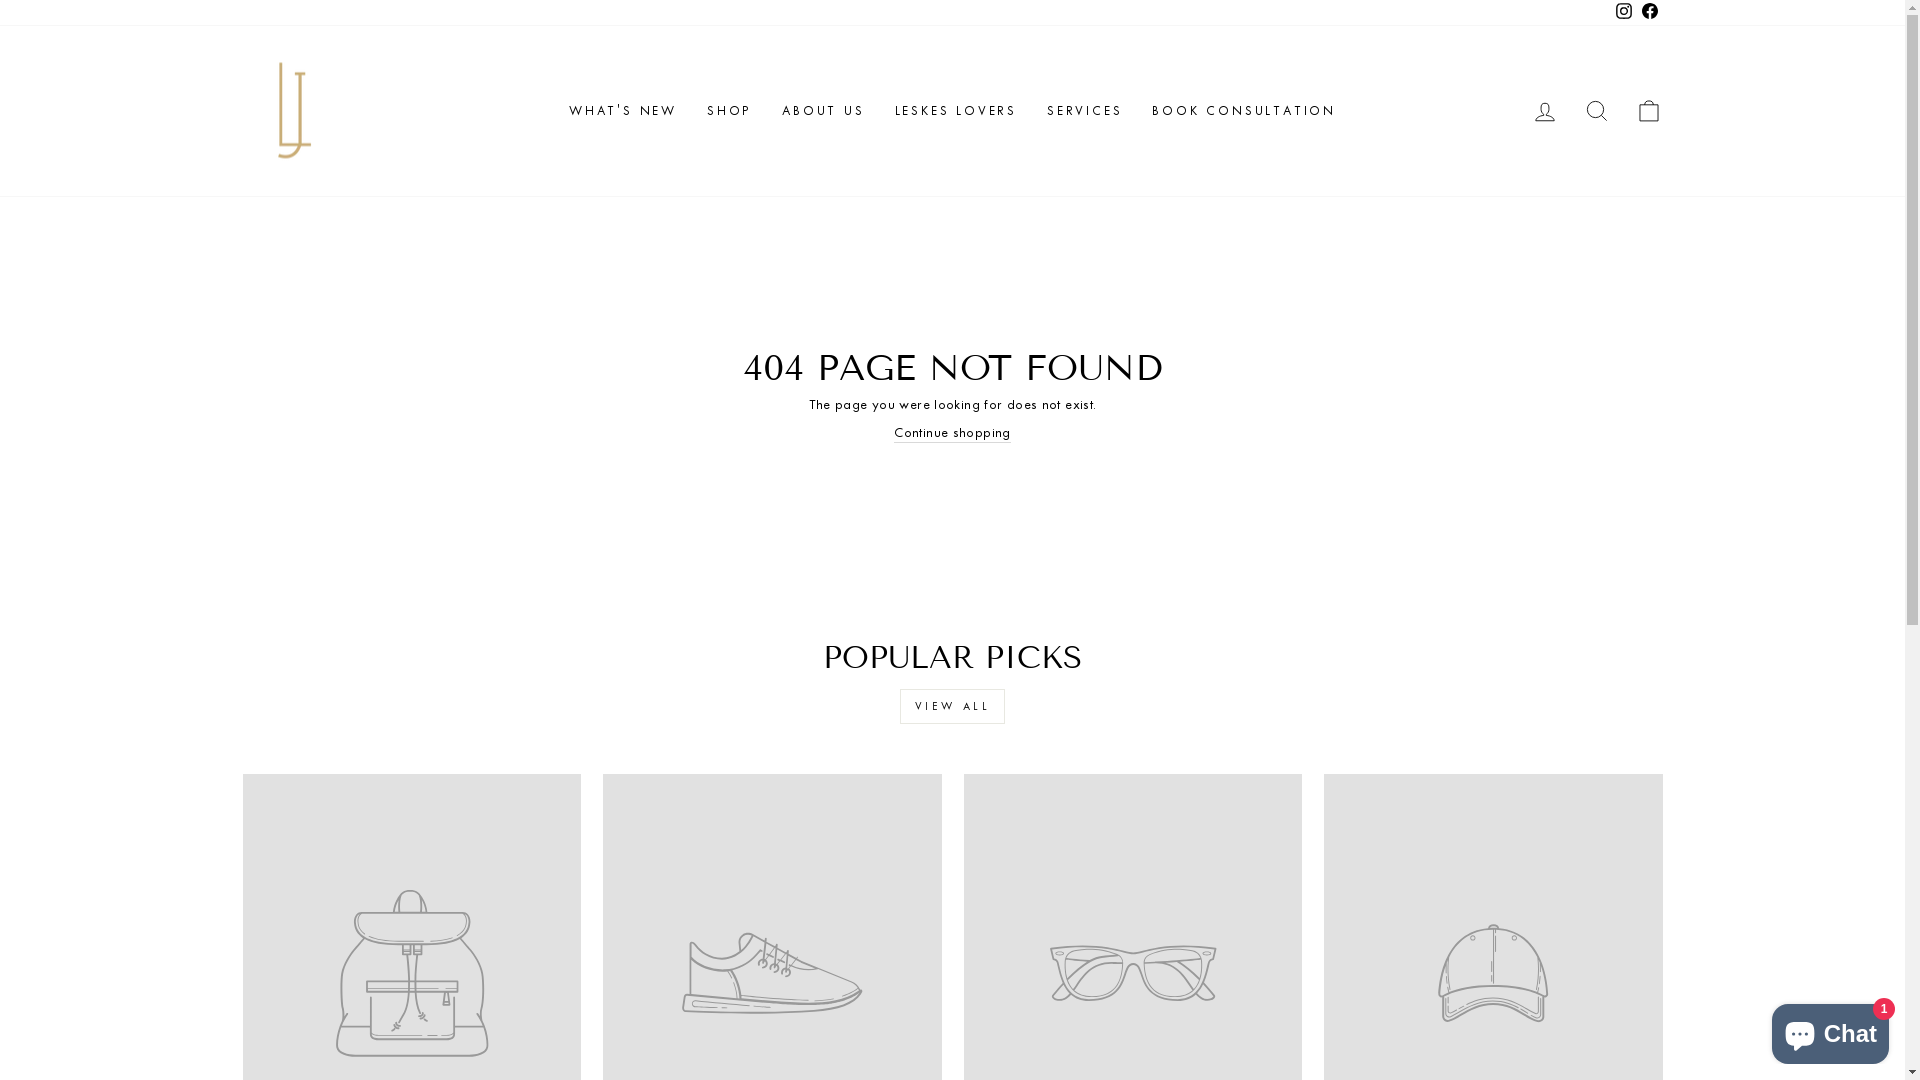 Image resolution: width=1920 pixels, height=1080 pixels. I want to click on 'LOG IN', so click(1543, 111).